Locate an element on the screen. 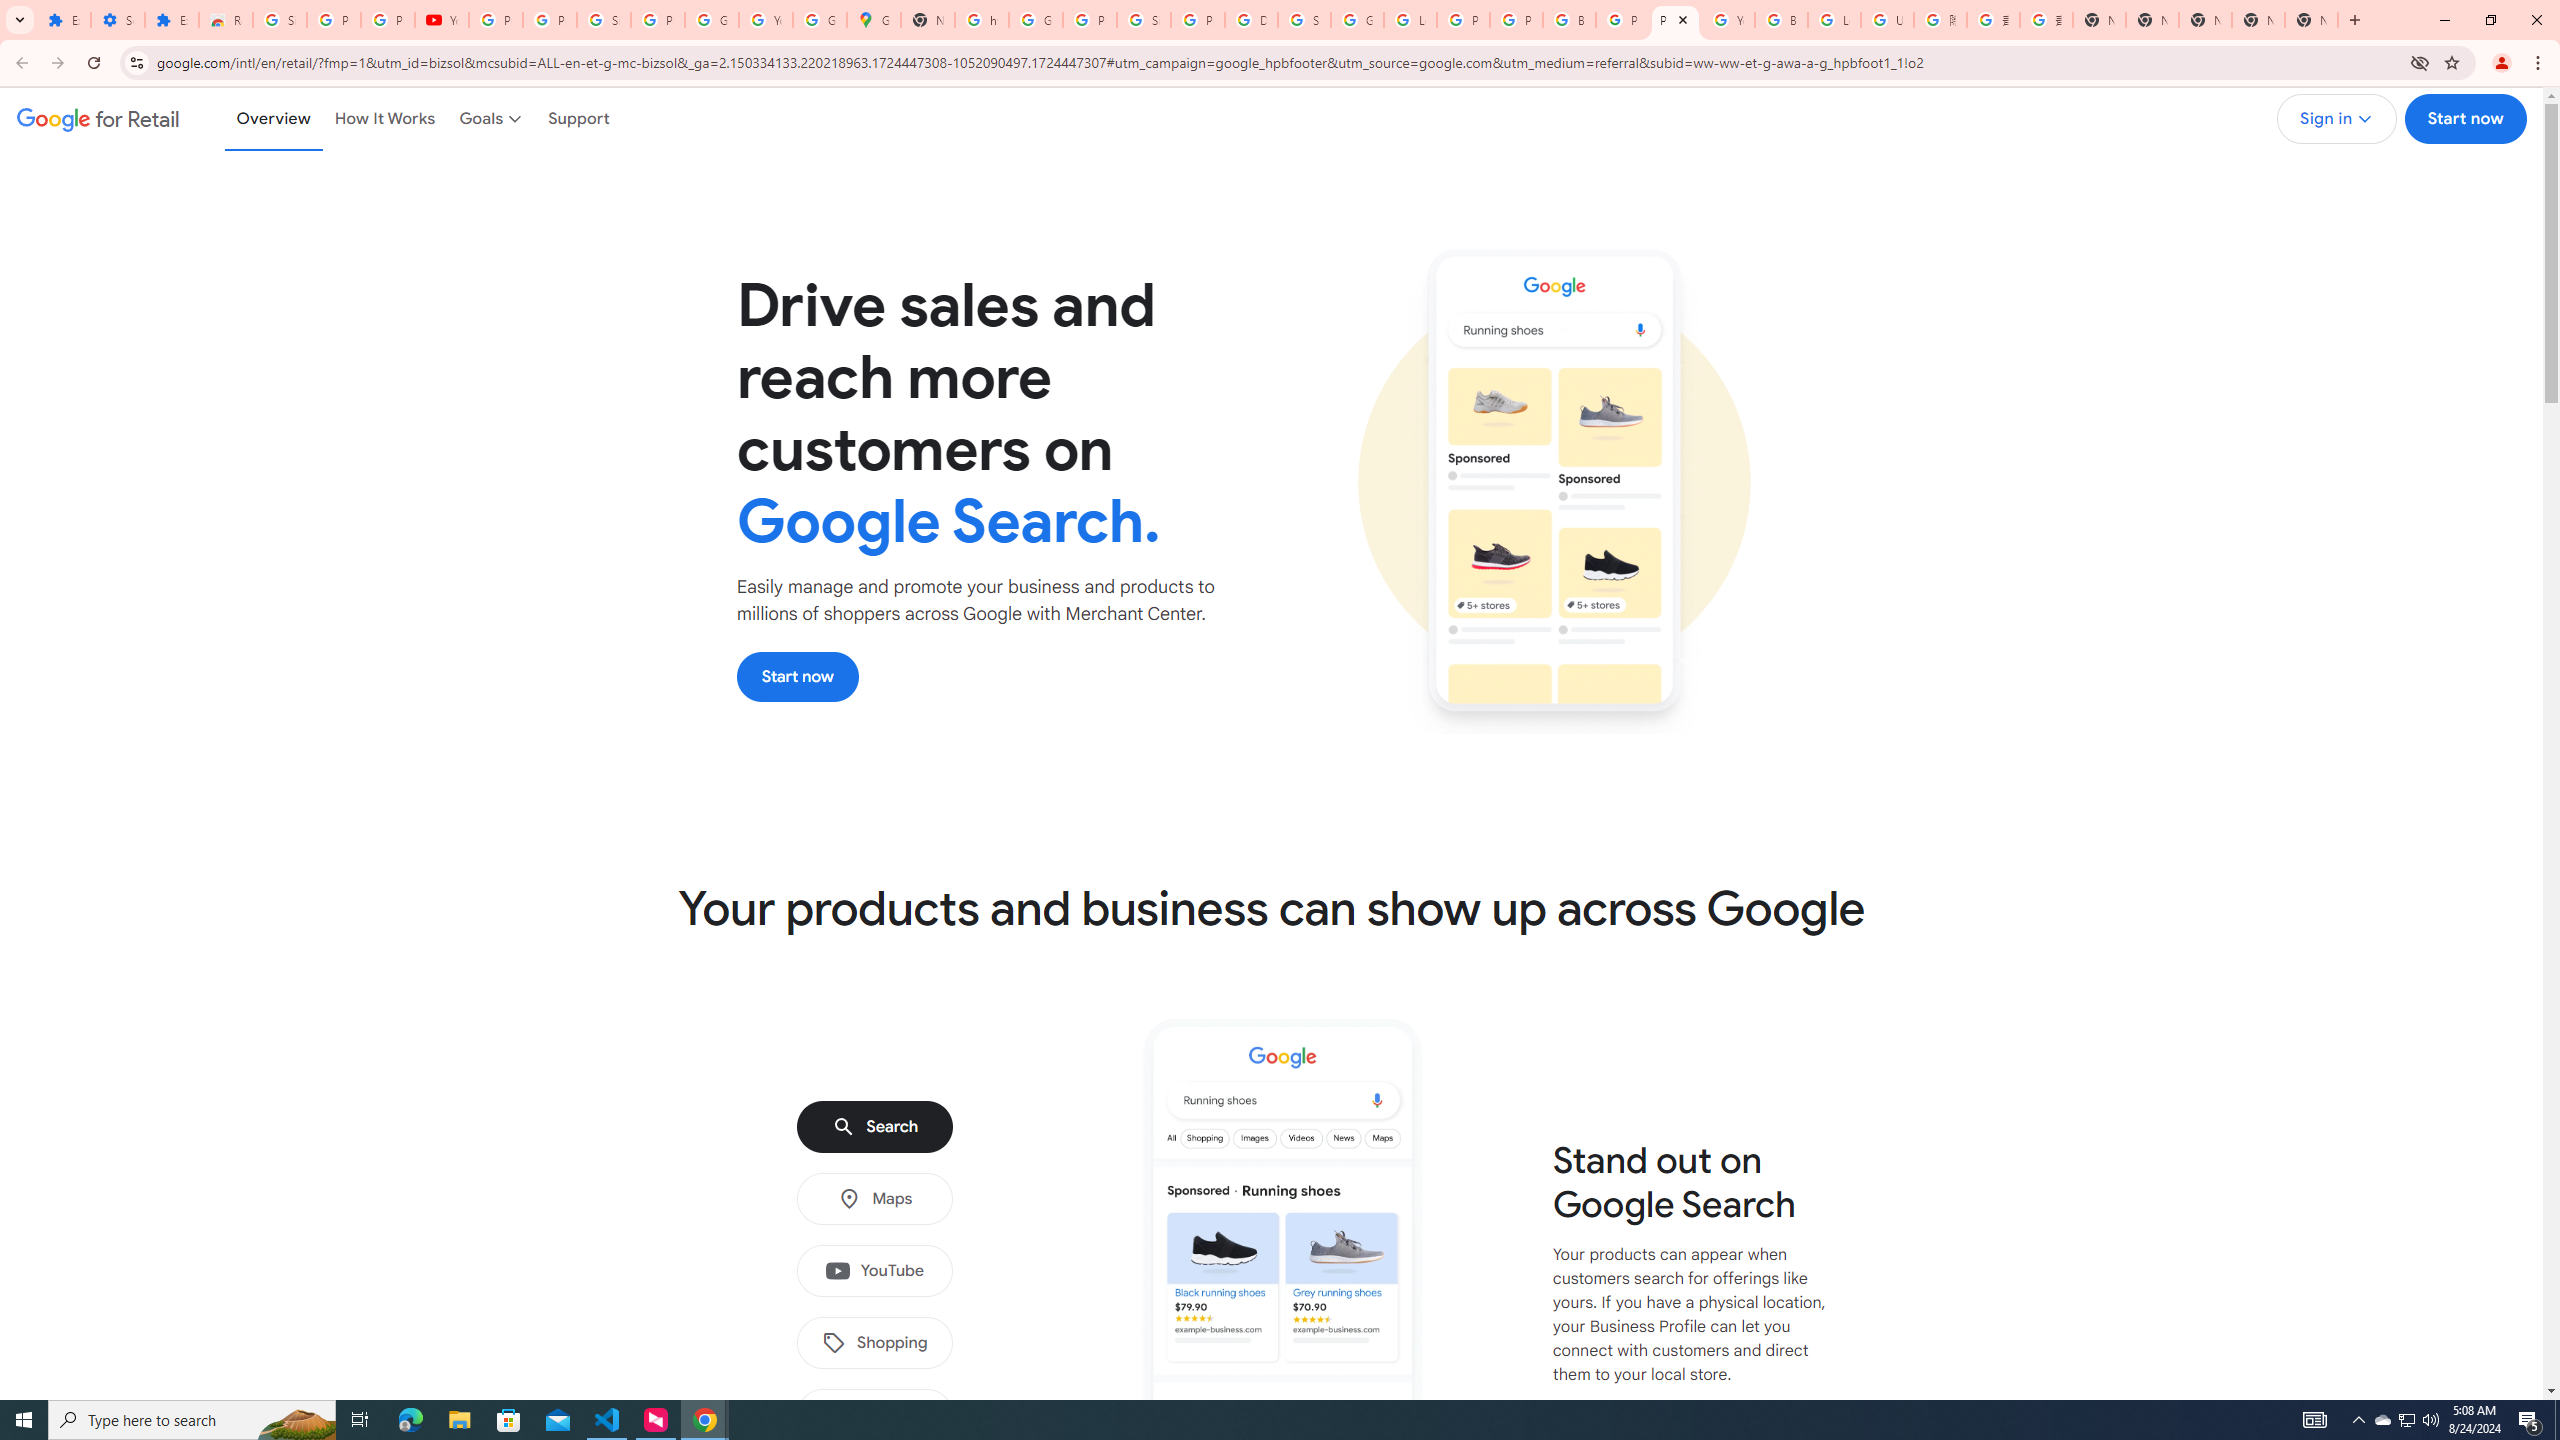 This screenshot has width=2560, height=1440. 'Google Account' is located at coordinates (710, 19).